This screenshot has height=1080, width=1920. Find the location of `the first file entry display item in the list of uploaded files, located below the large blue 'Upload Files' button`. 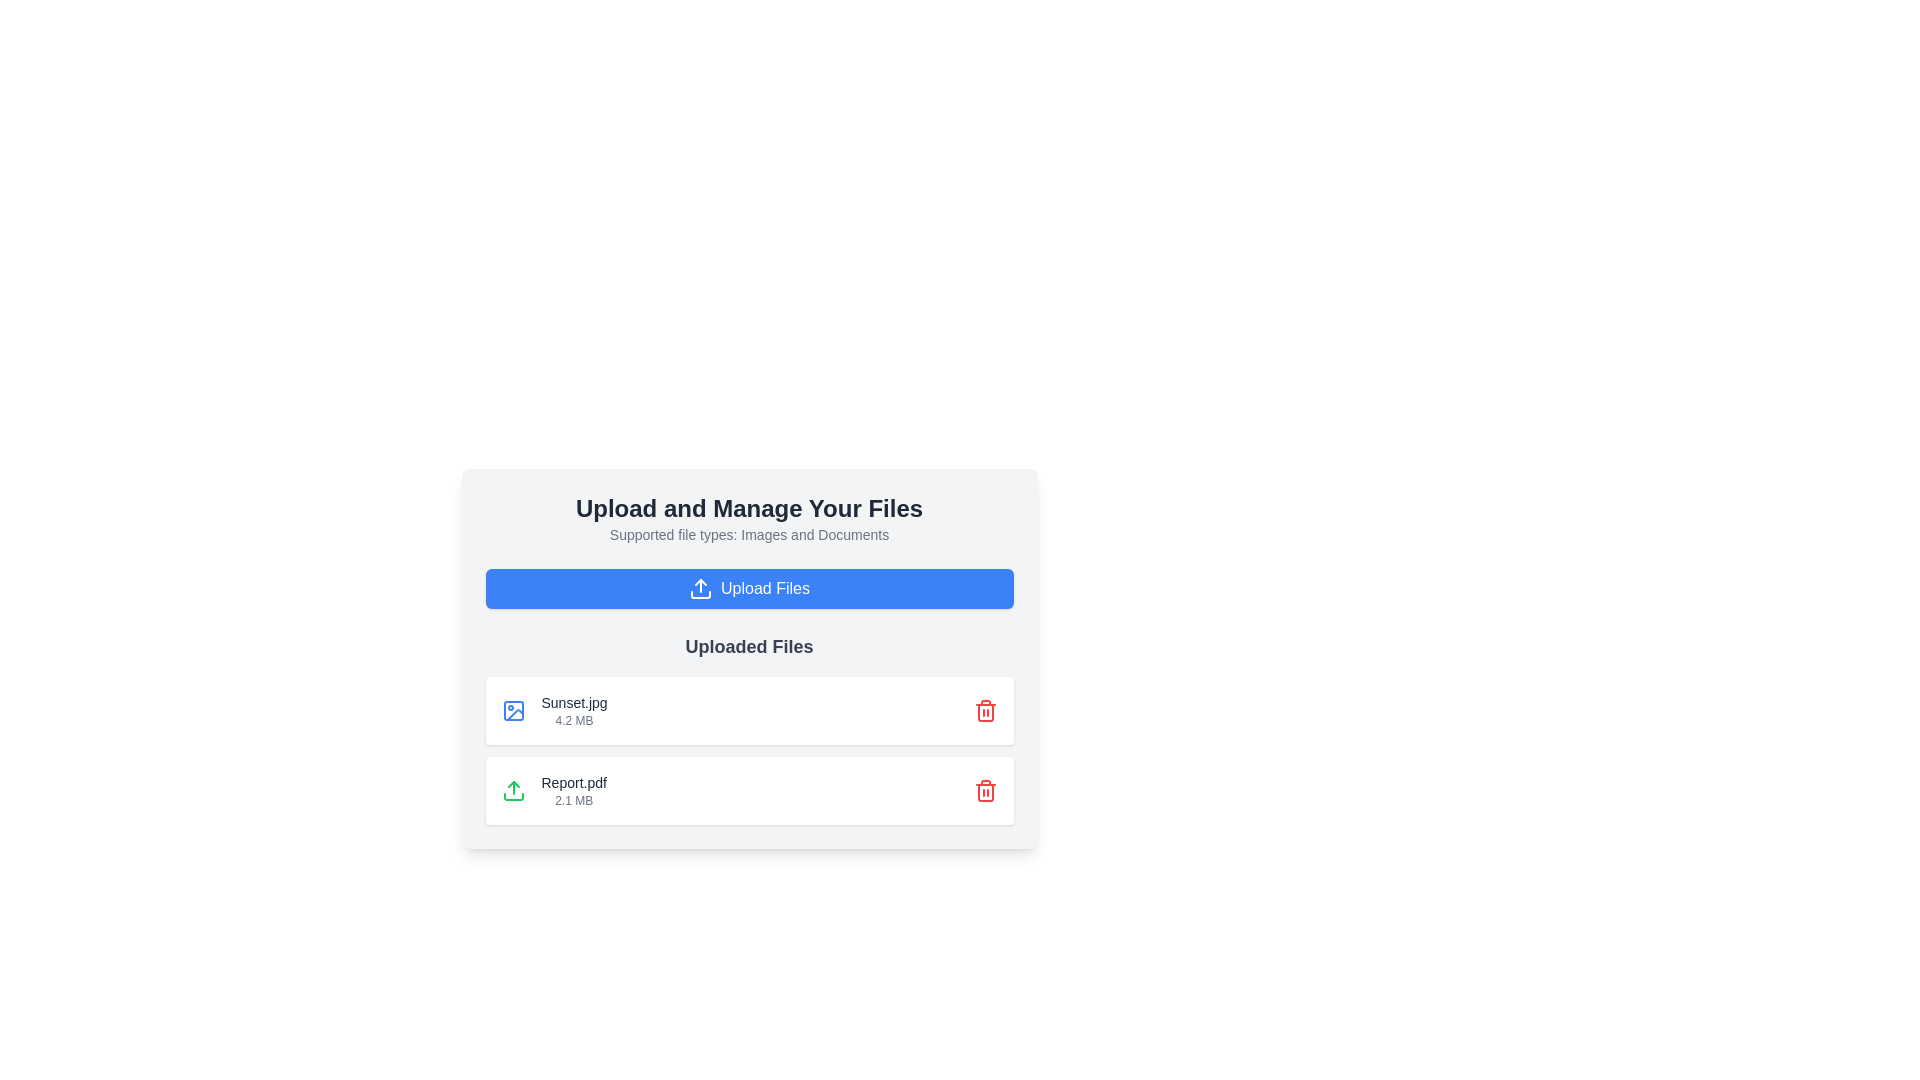

the first file entry display item in the list of uploaded files, located below the large blue 'Upload Files' button is located at coordinates (554, 709).